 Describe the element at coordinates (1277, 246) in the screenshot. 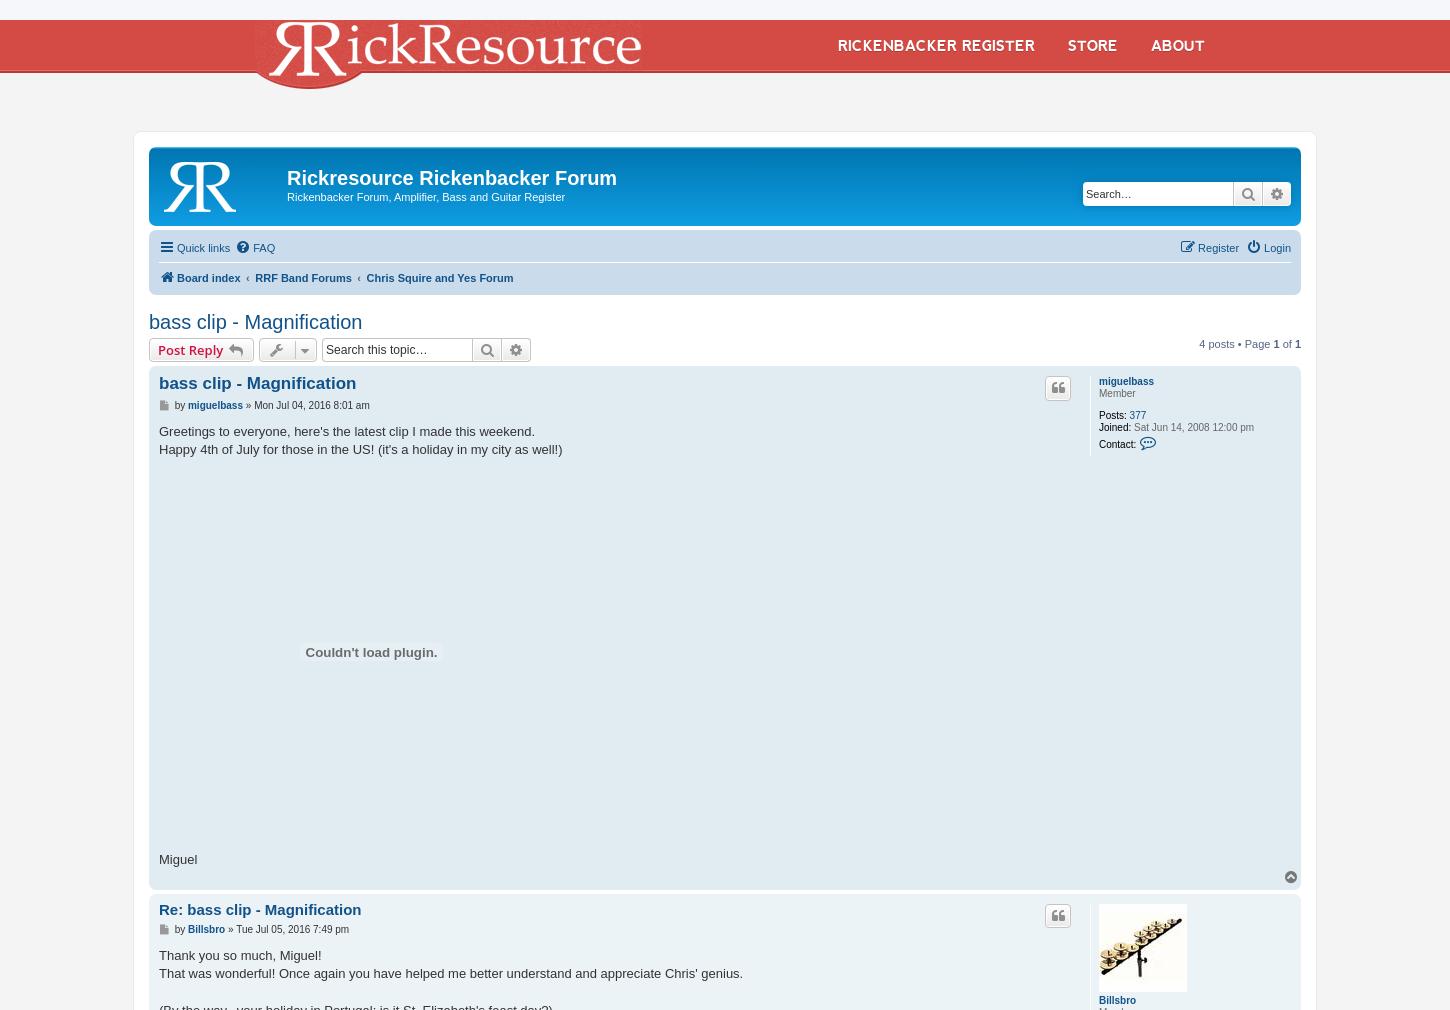

I see `'Login'` at that location.